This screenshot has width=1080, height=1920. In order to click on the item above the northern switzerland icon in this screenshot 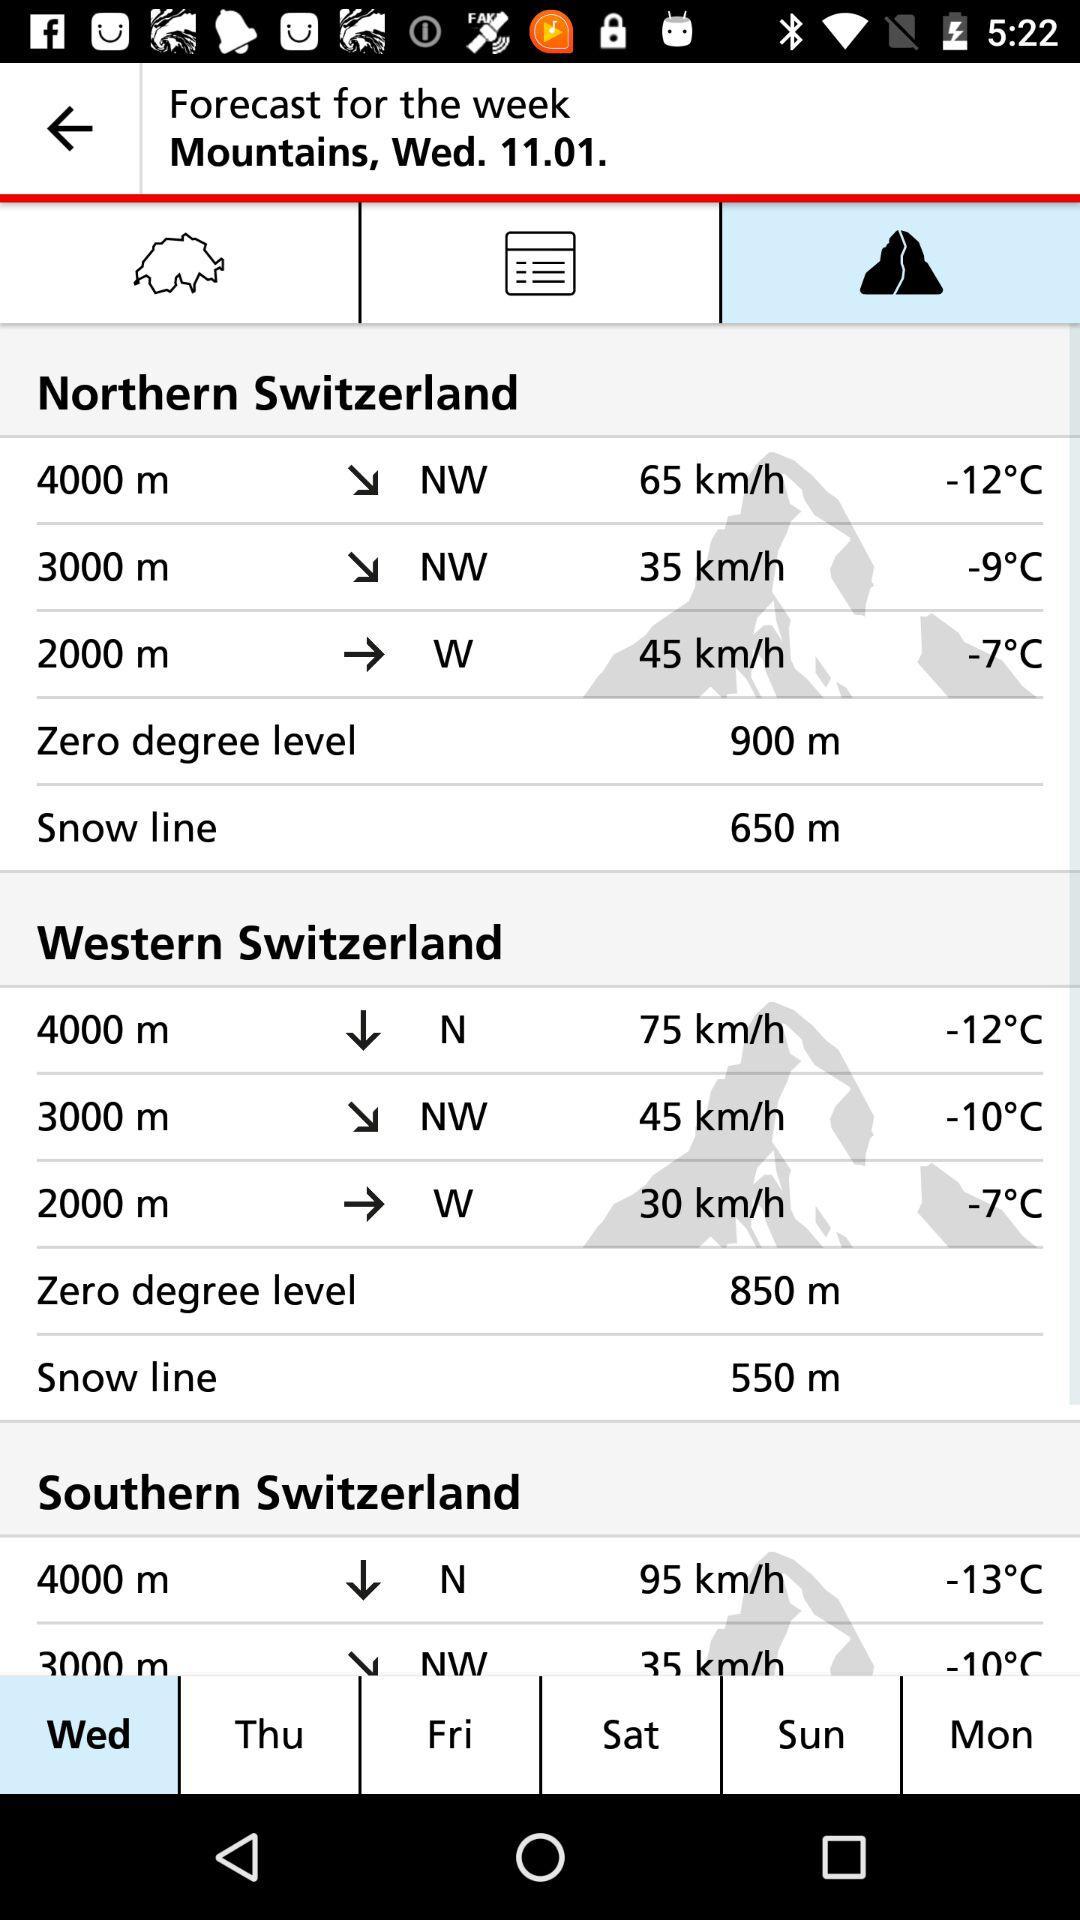, I will do `click(178, 261)`.